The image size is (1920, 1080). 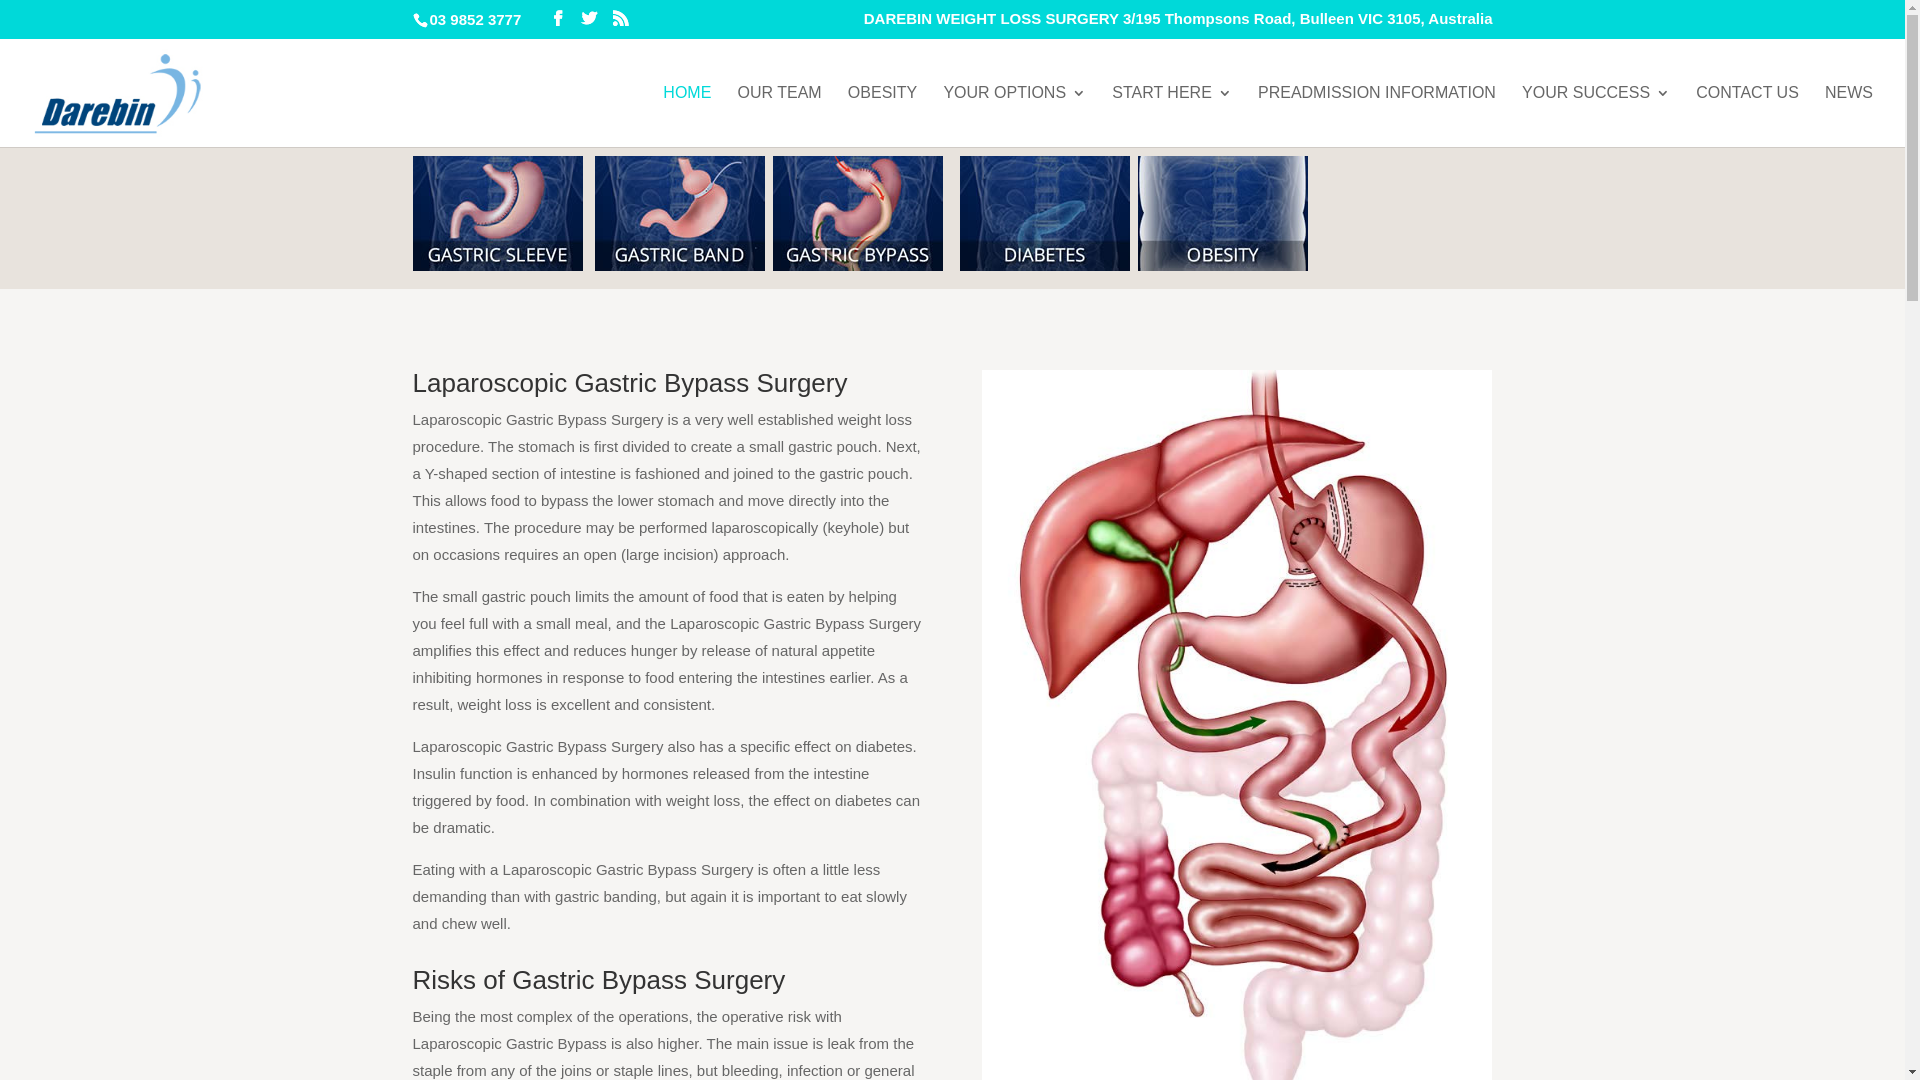 I want to click on 'OBESITY', so click(x=881, y=116).